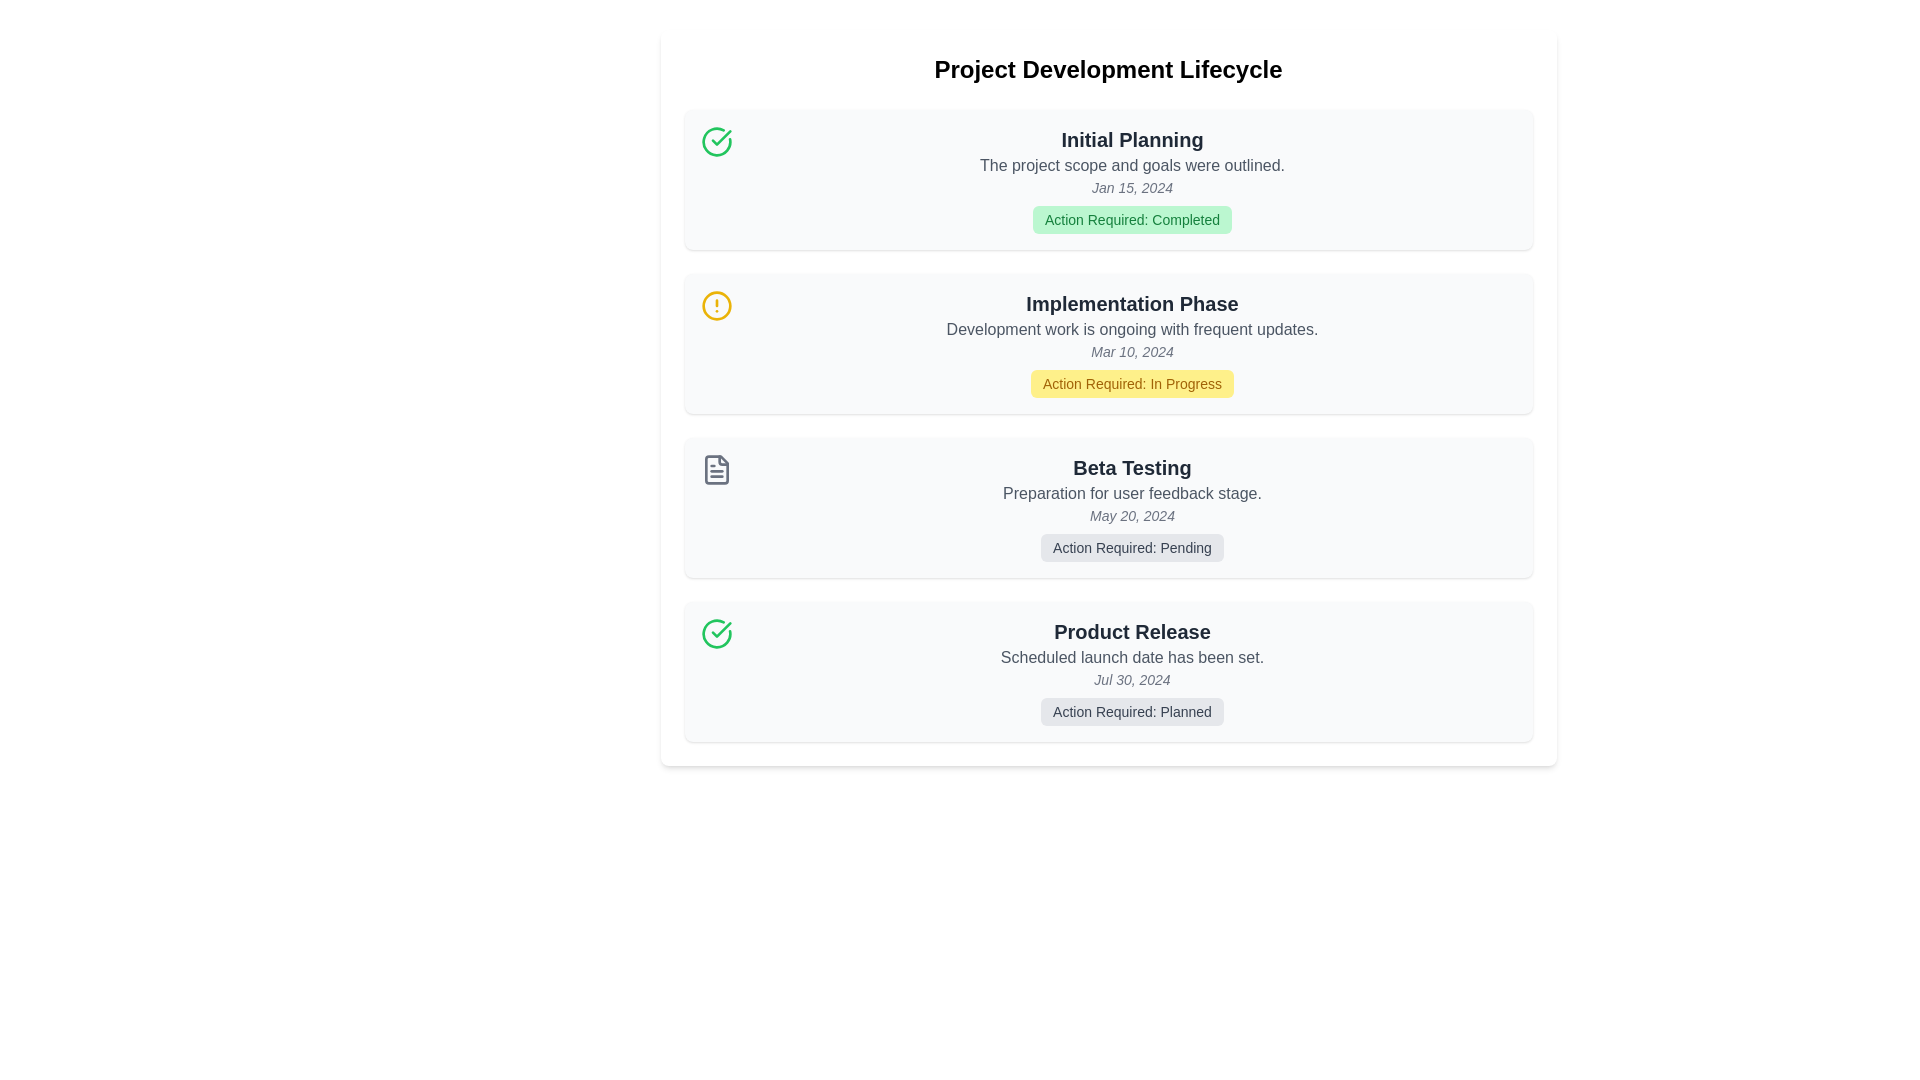 The image size is (1920, 1080). Describe the element at coordinates (716, 470) in the screenshot. I see `the 'Beta Testing' status indicator icon, which is the third icon in the list, located to the left of the 'Beta Testing' text` at that location.